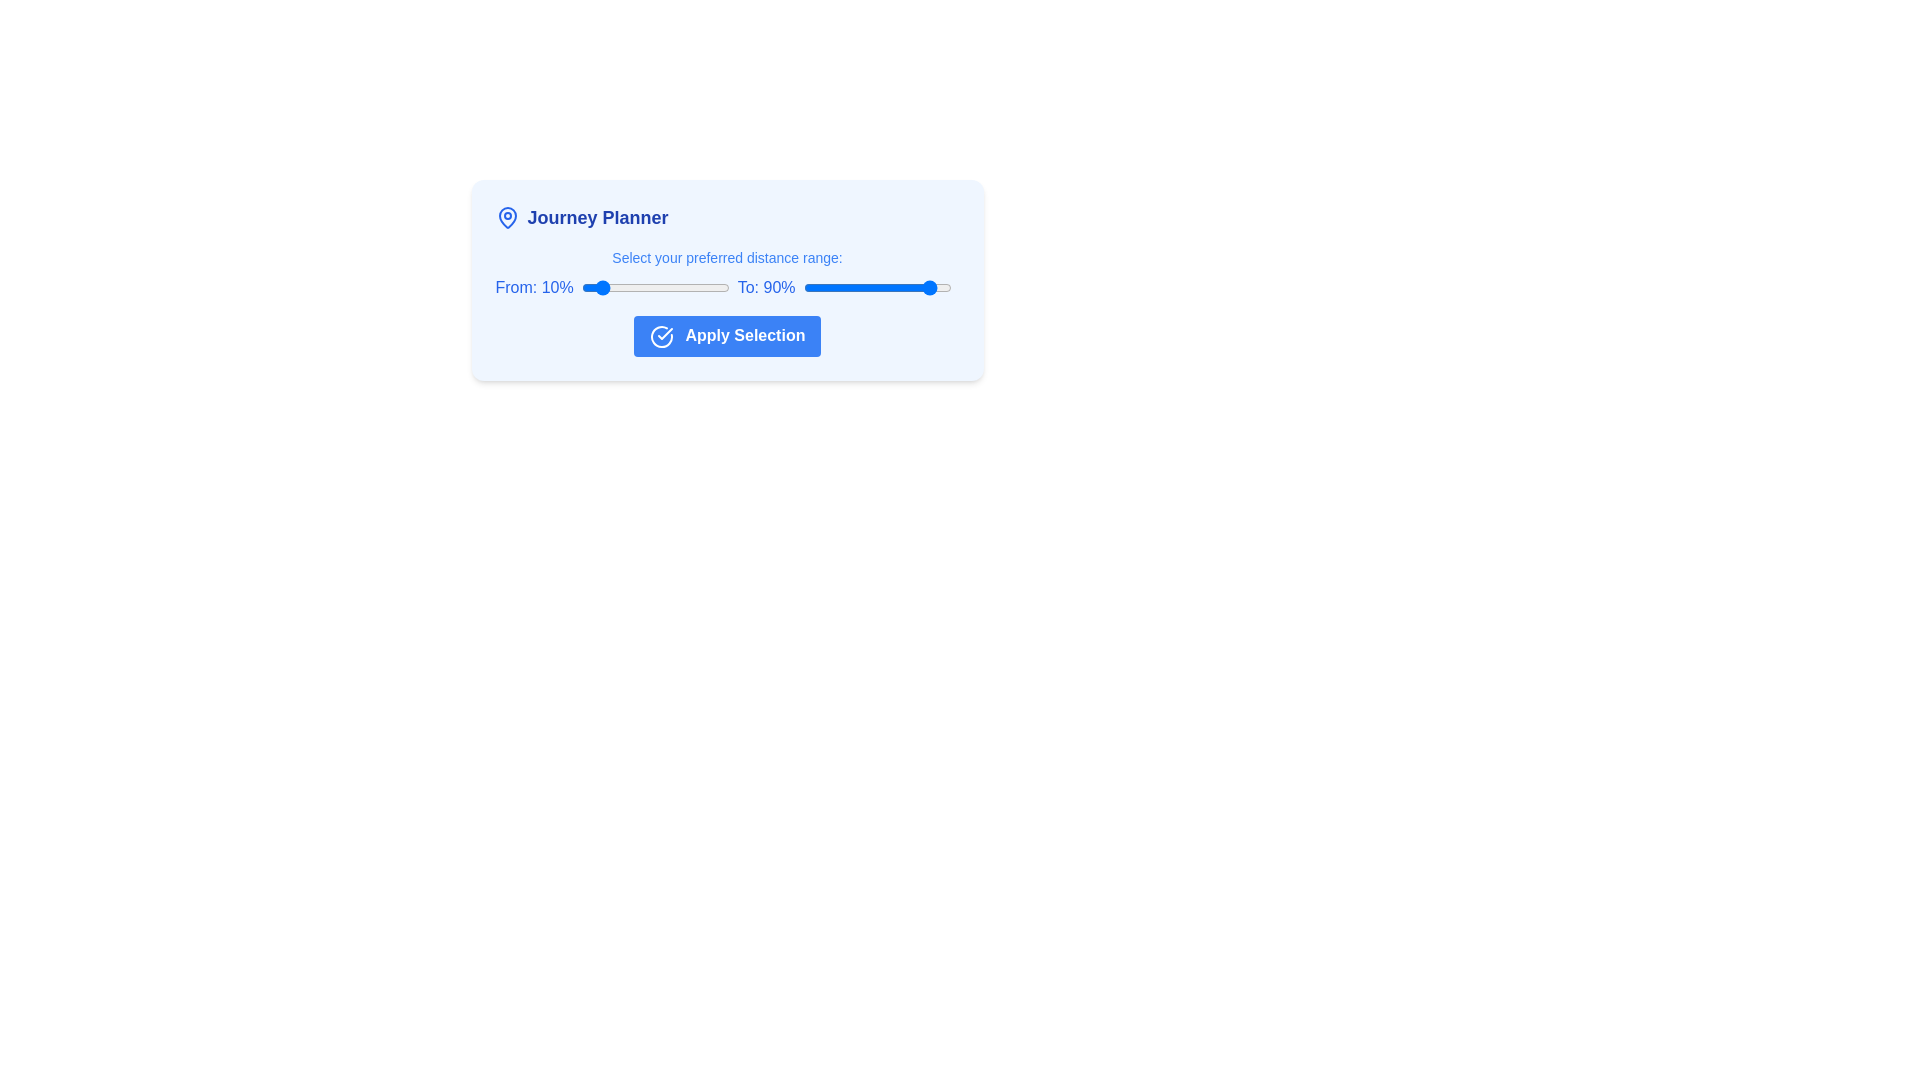  Describe the element at coordinates (661, 335) in the screenshot. I see `the Graphic Icon located on the left side of the 'Apply Selection' button` at that location.